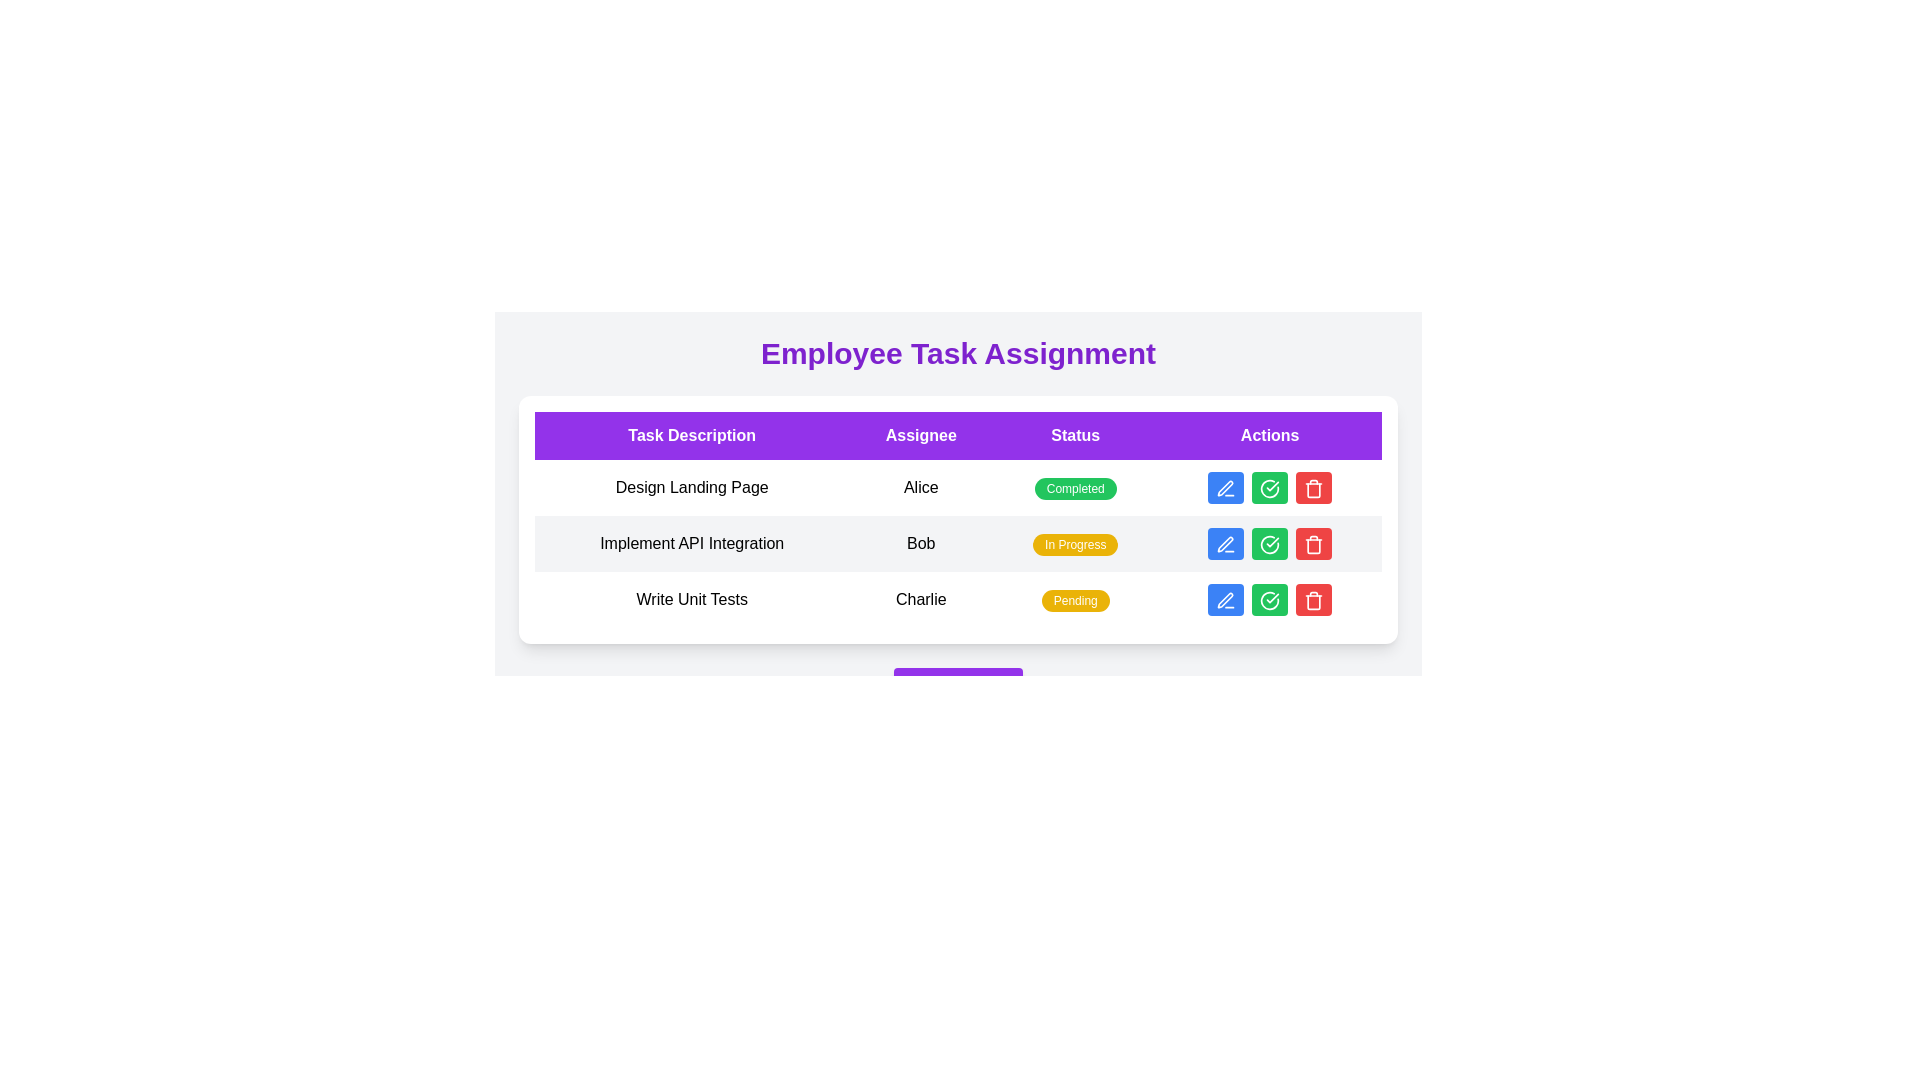 The height and width of the screenshot is (1080, 1920). Describe the element at coordinates (1269, 488) in the screenshot. I see `the circular green checkmark icon indicating success in the 'Actions' column of the first row under the 'Design Landing Page' task` at that location.